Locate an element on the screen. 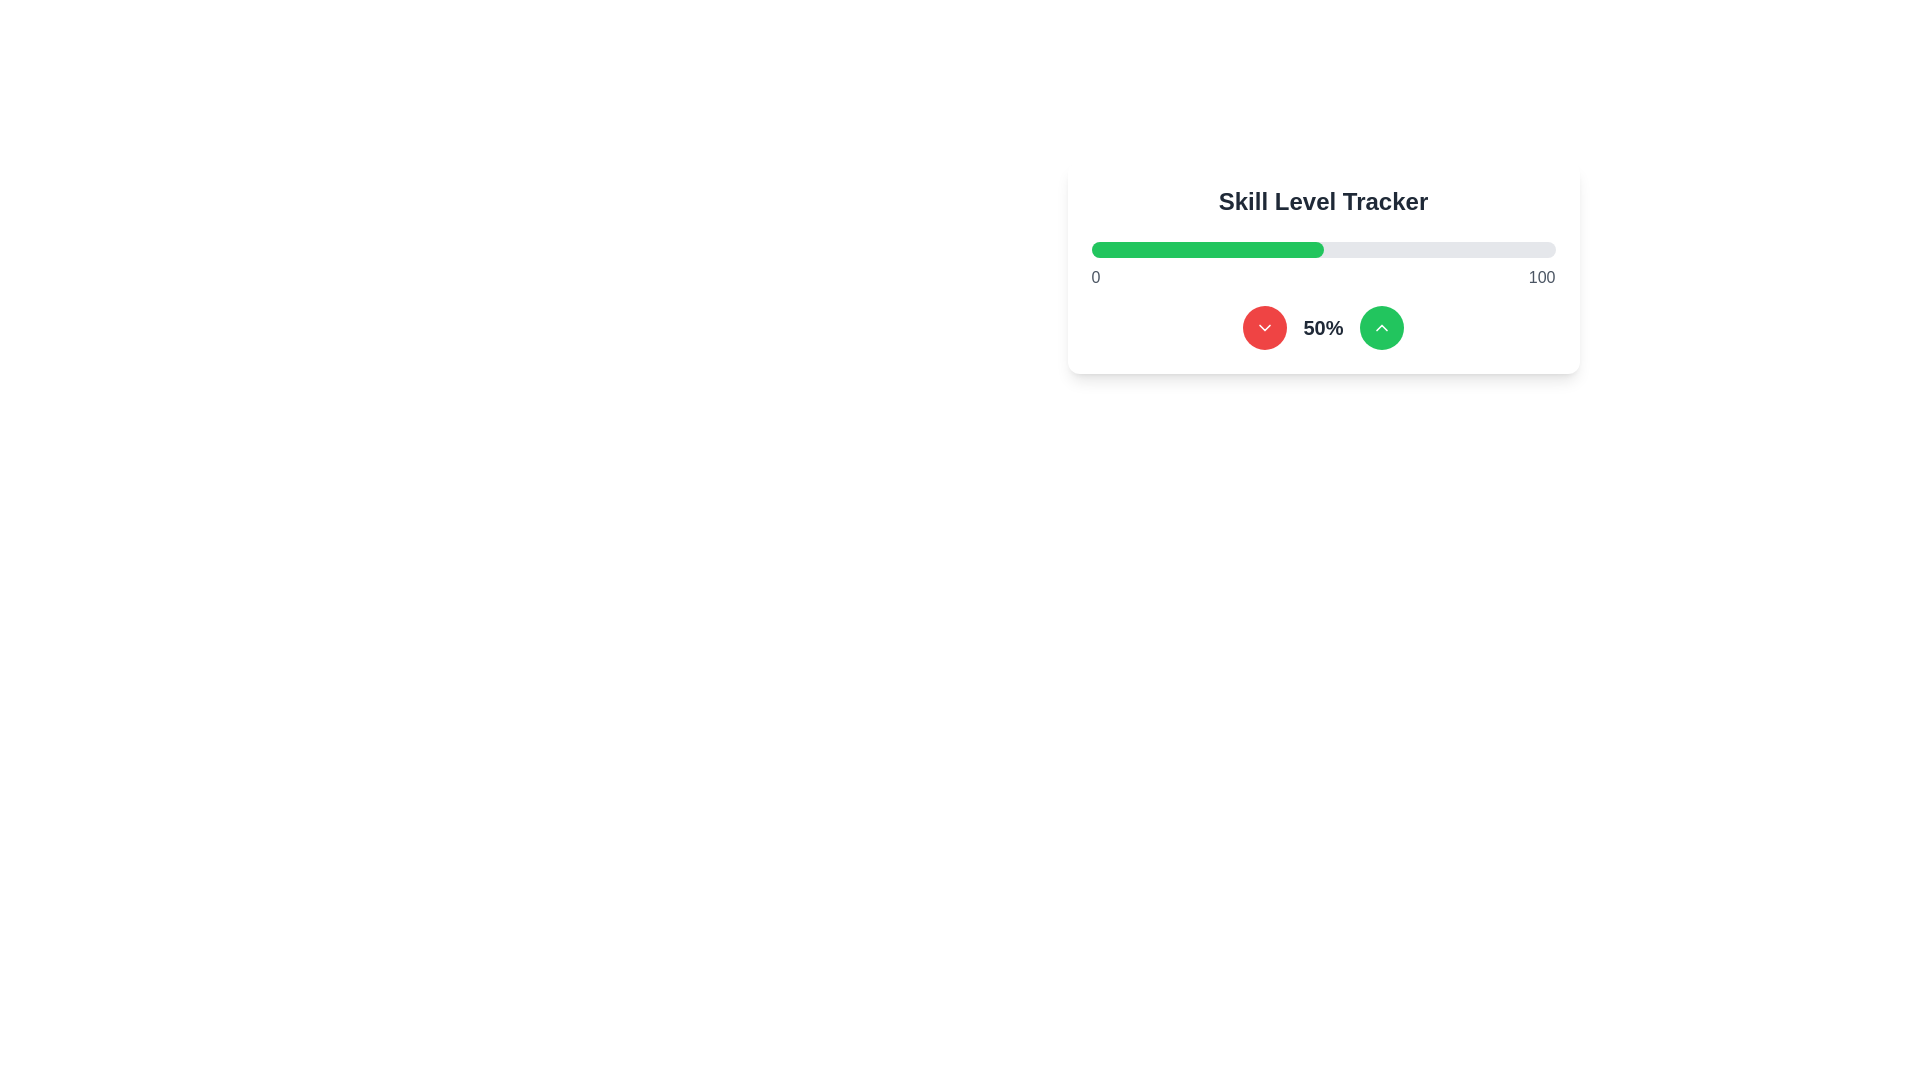 Image resolution: width=1920 pixels, height=1080 pixels. the increment button located immediately to the right of the text element displaying '50%', which is the second button in the horizontal row after a red circular button is located at coordinates (1380, 326).